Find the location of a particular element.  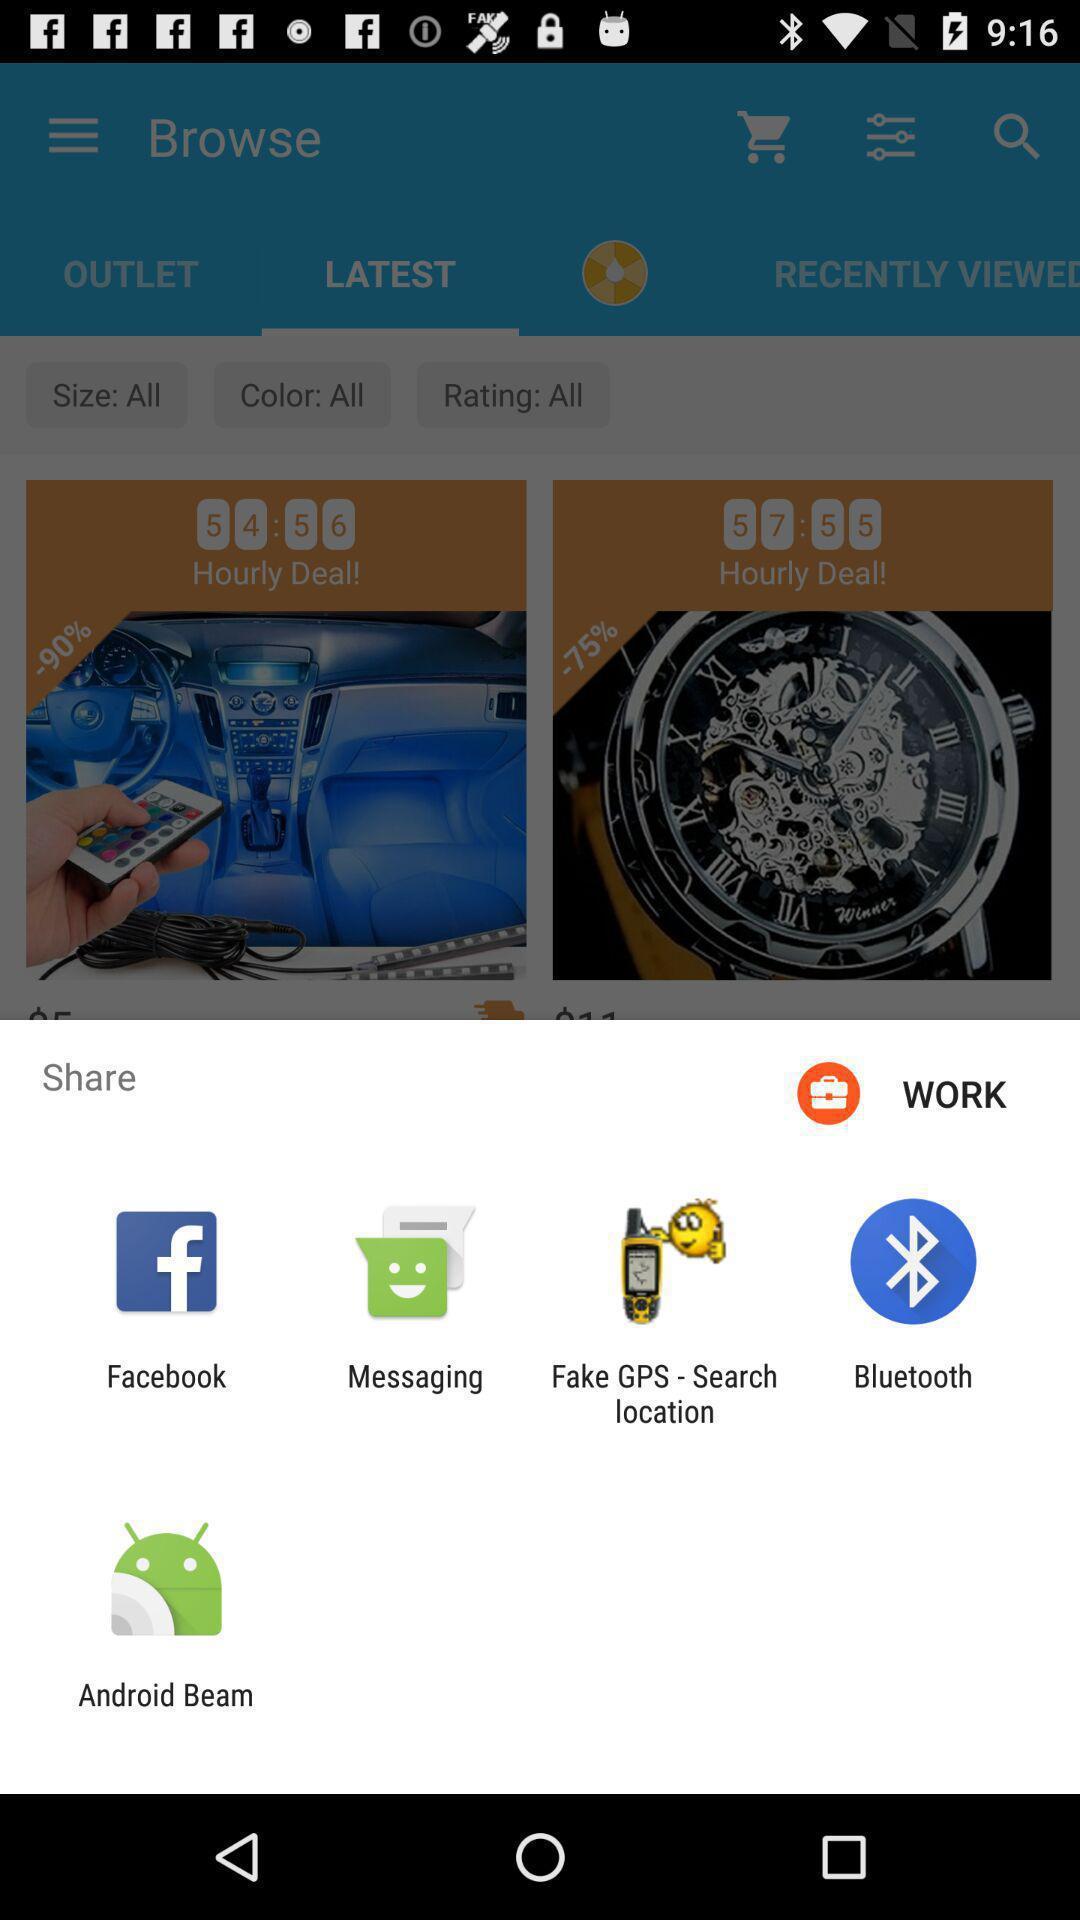

bluetooth is located at coordinates (913, 1392).